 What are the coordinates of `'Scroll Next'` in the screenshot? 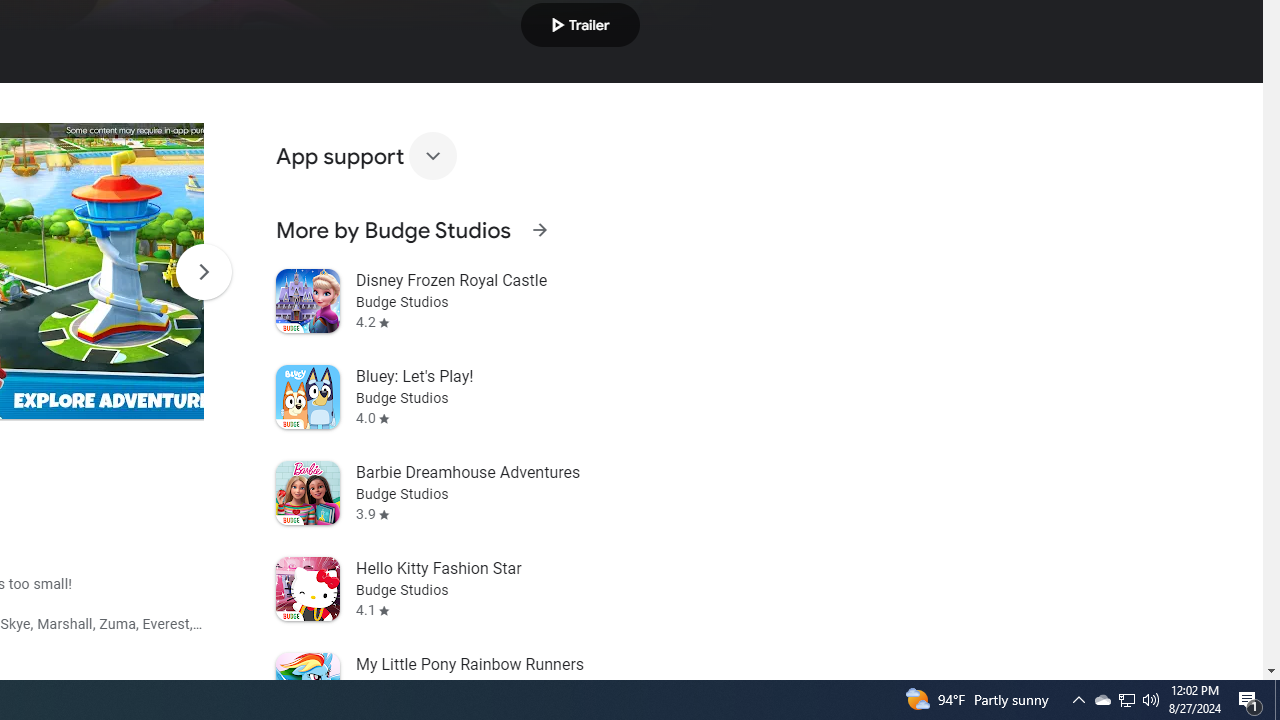 It's located at (203, 272).